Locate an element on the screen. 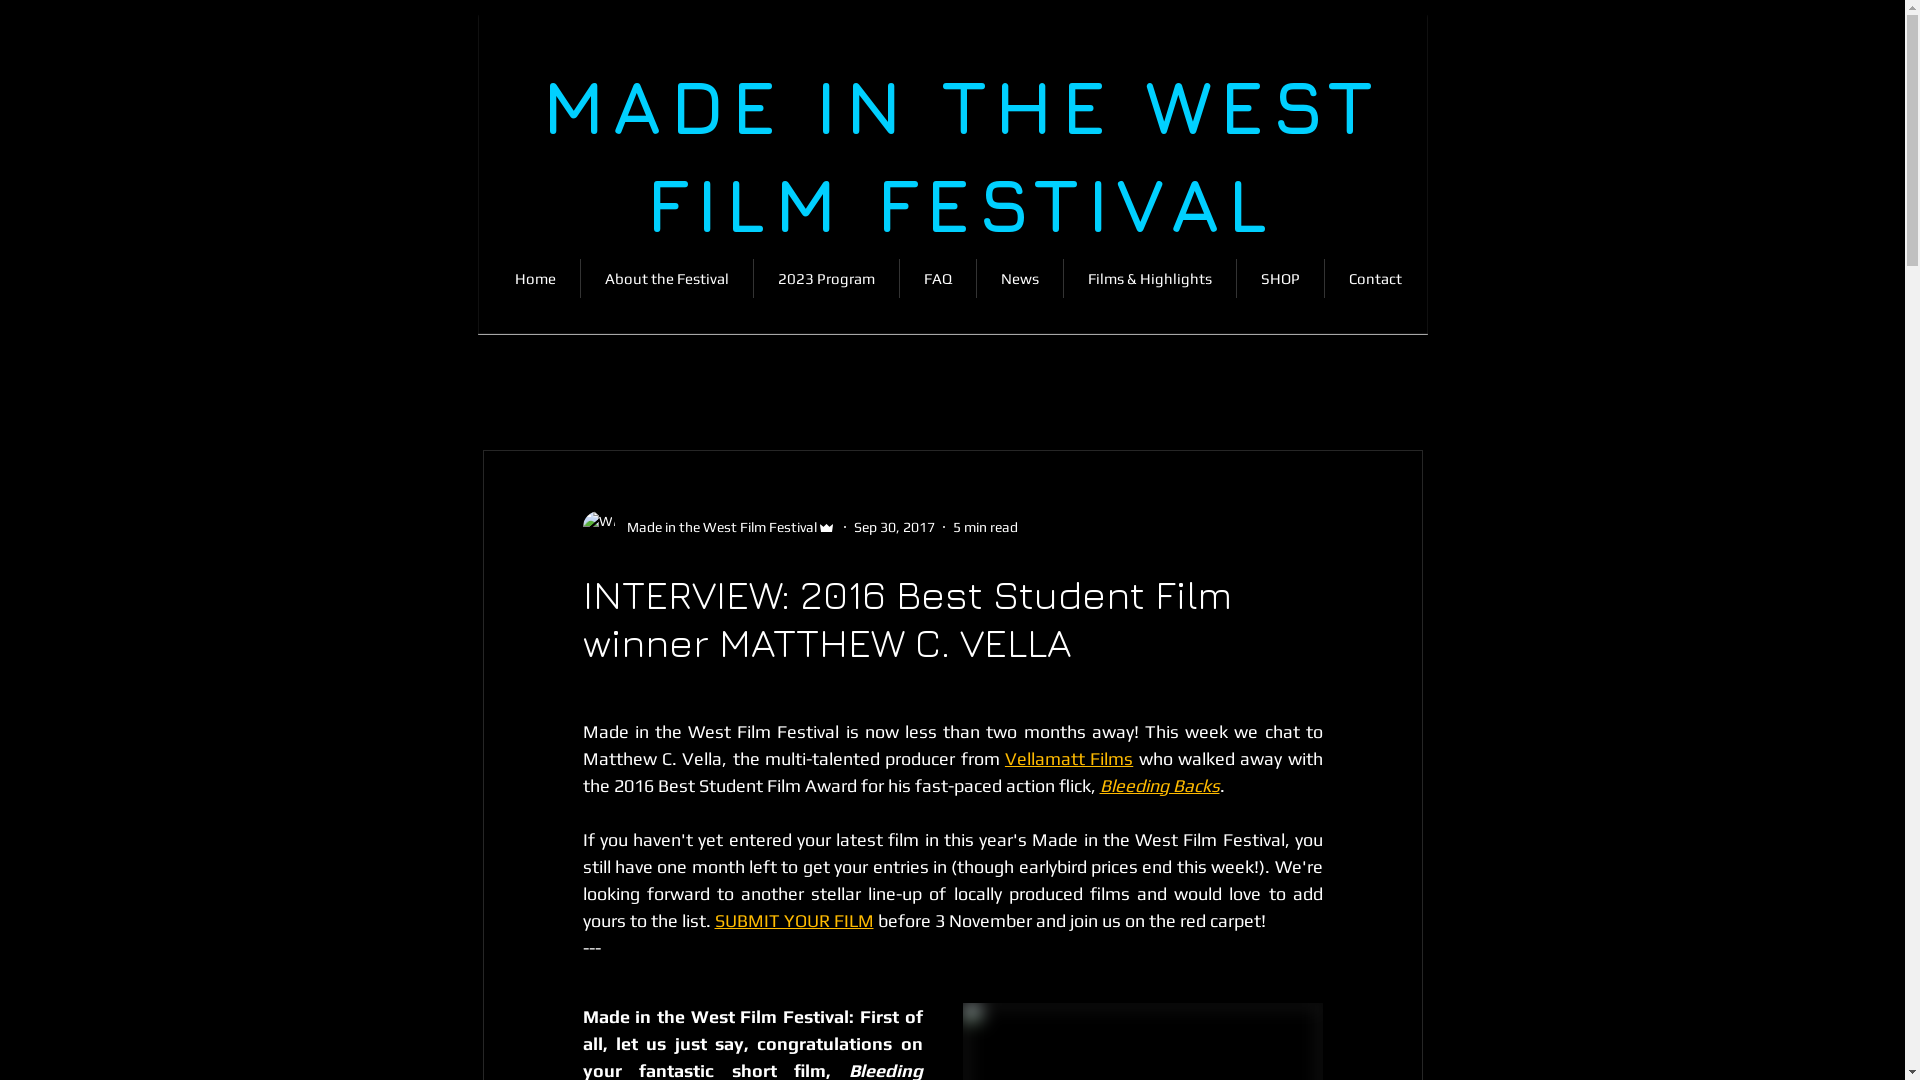 Image resolution: width=1920 pixels, height=1080 pixels. 'Vellamatt Films' is located at coordinates (1068, 758).